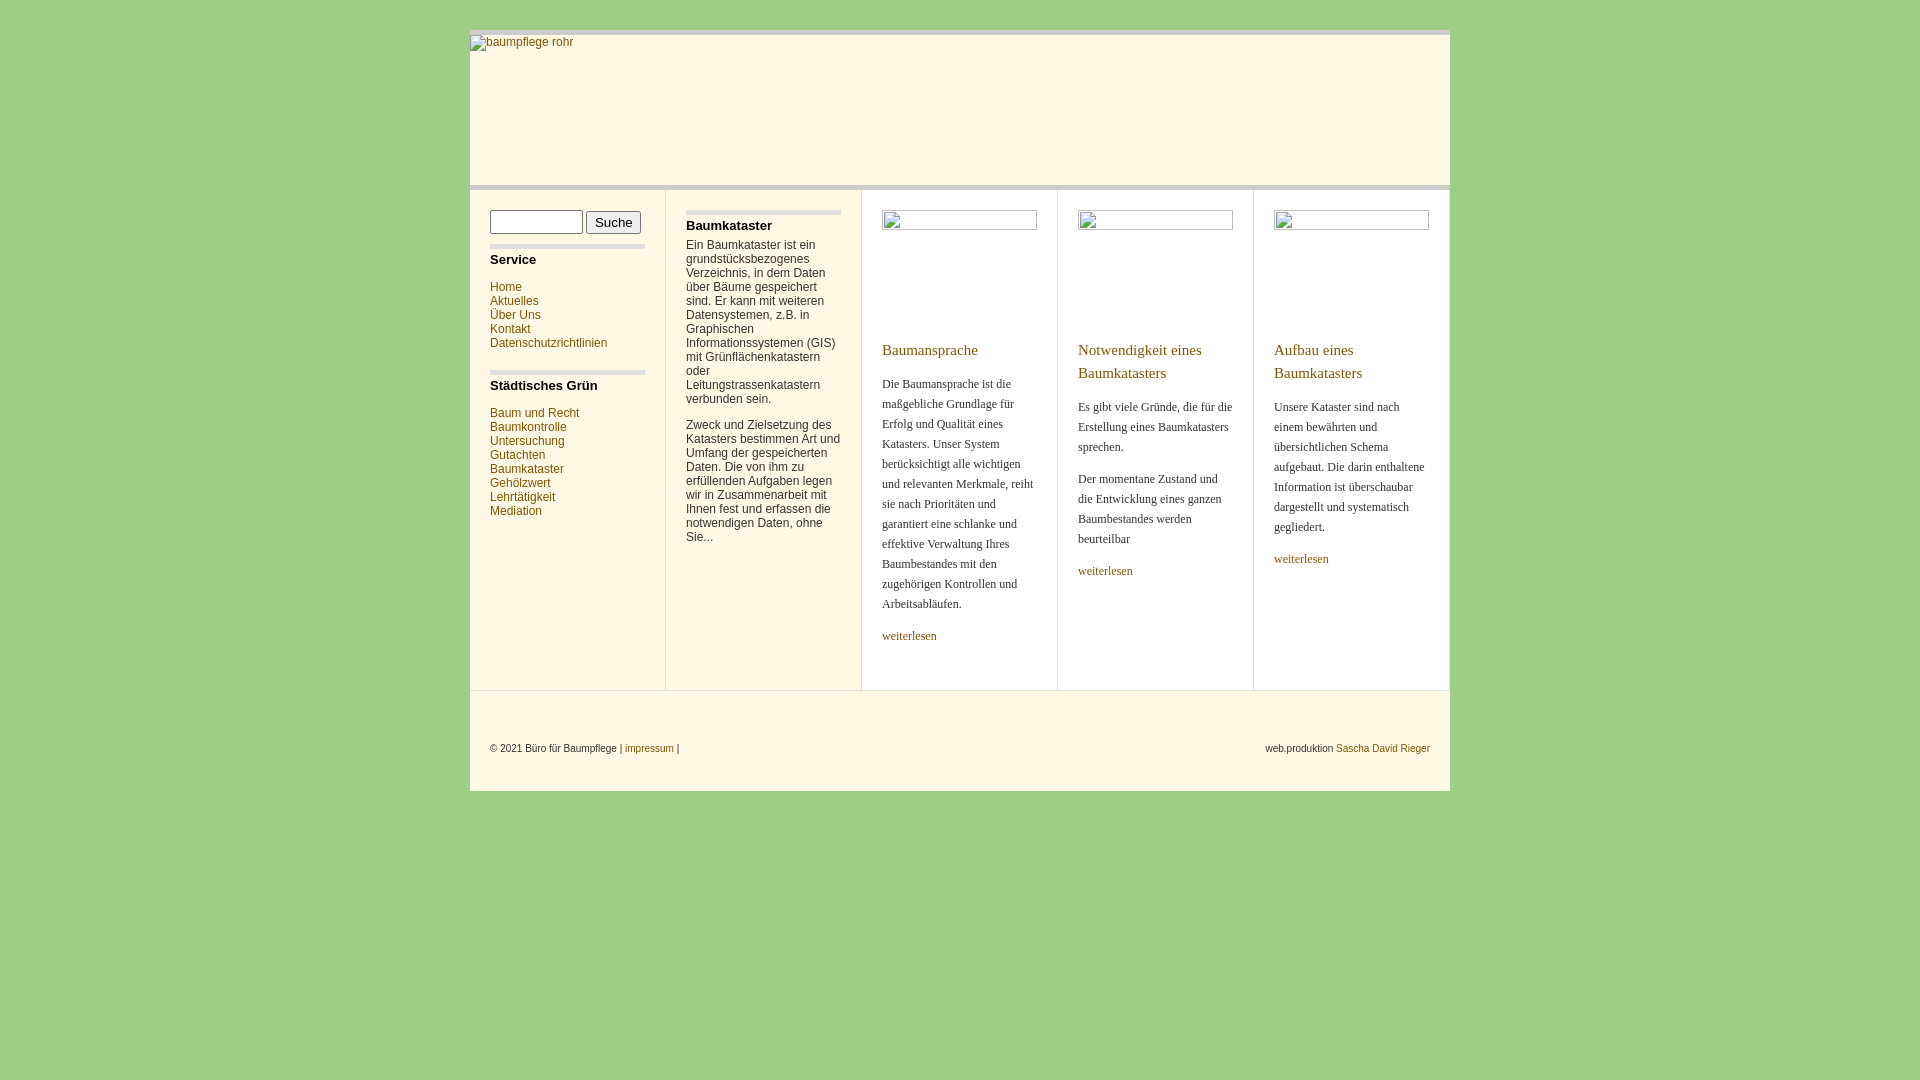 This screenshot has height=1080, width=1920. Describe the element at coordinates (1351, 559) in the screenshot. I see `'weiterlesen'` at that location.